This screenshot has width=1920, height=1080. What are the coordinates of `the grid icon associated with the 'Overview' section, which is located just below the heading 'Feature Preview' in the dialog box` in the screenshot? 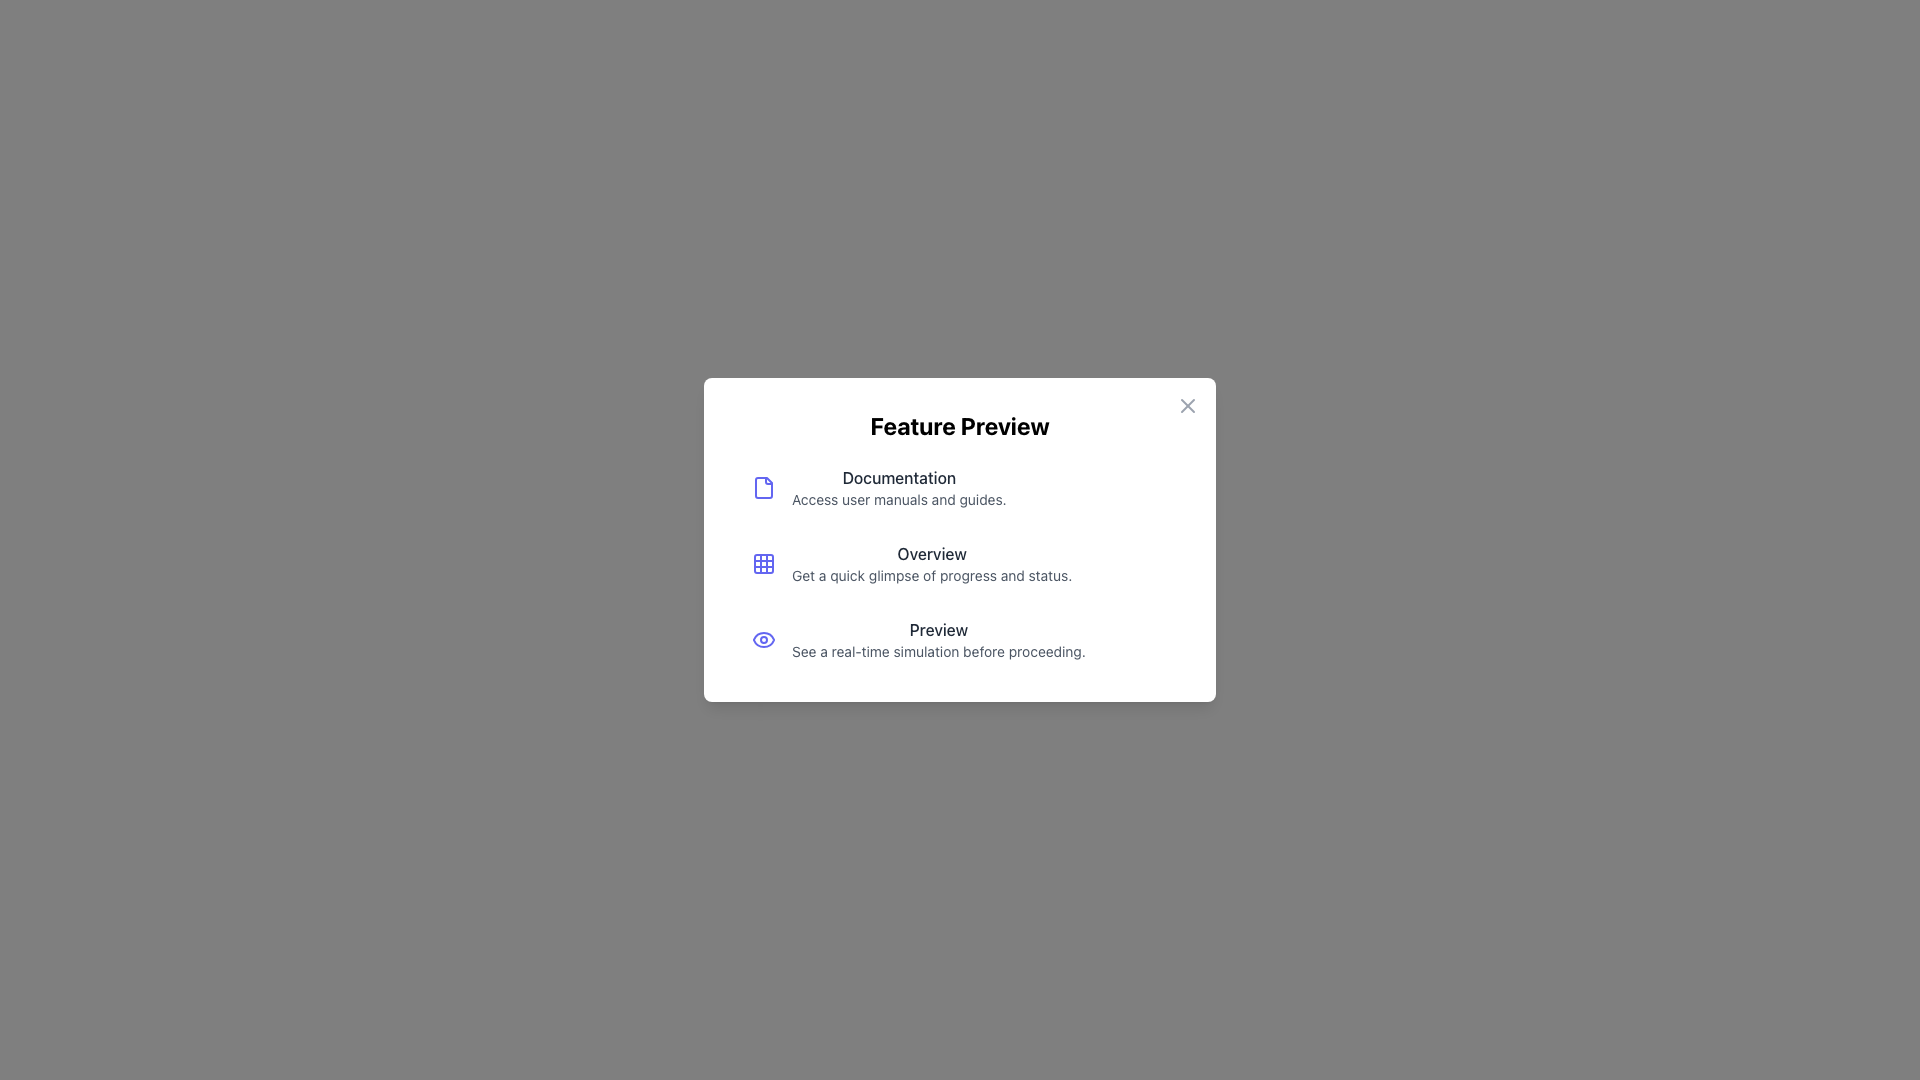 It's located at (762, 563).